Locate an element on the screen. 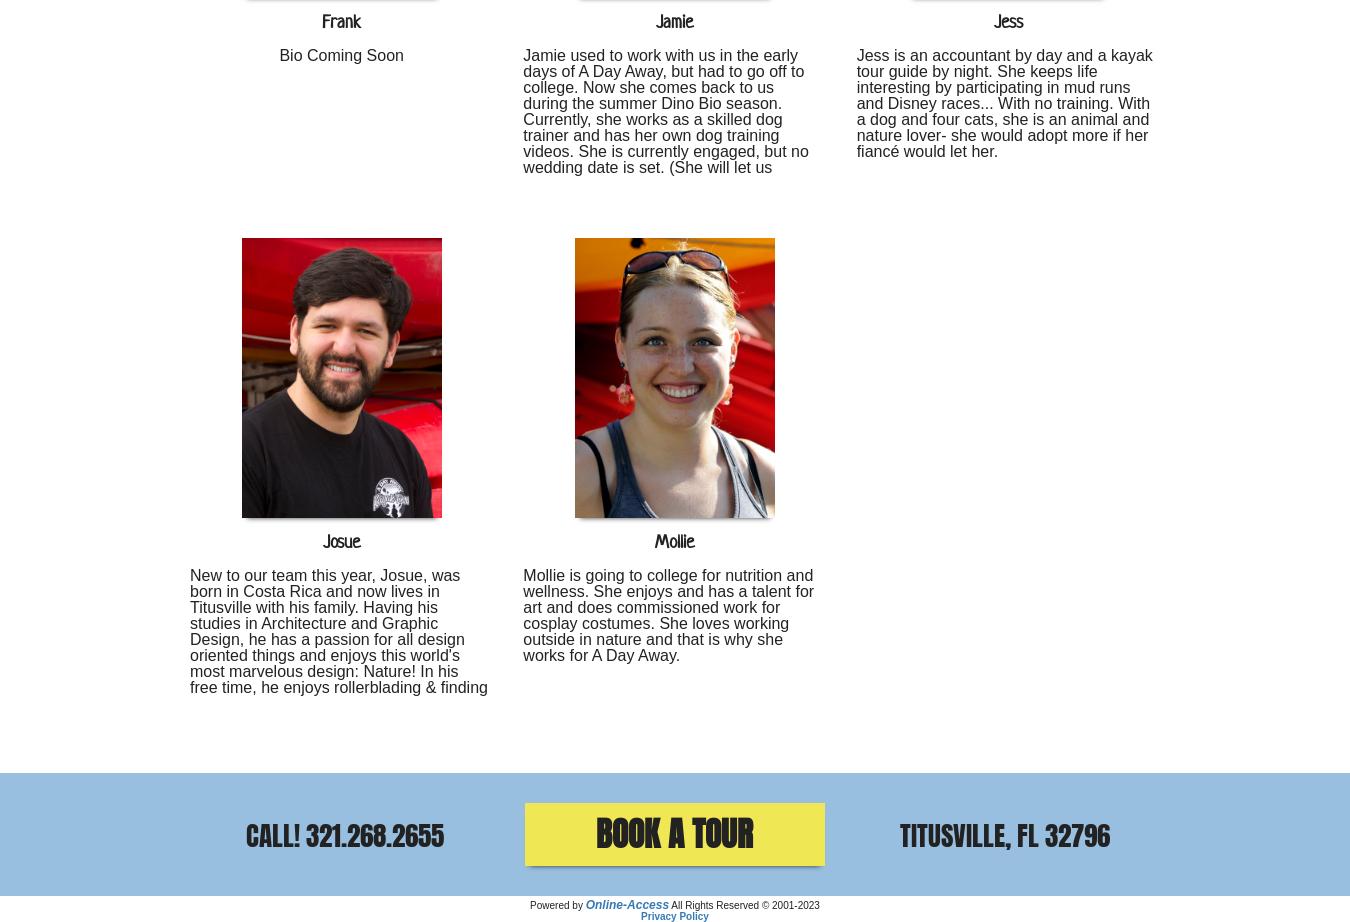 The width and height of the screenshot is (1350, 922). 'Titusville, FL 32796' is located at coordinates (1003, 834).